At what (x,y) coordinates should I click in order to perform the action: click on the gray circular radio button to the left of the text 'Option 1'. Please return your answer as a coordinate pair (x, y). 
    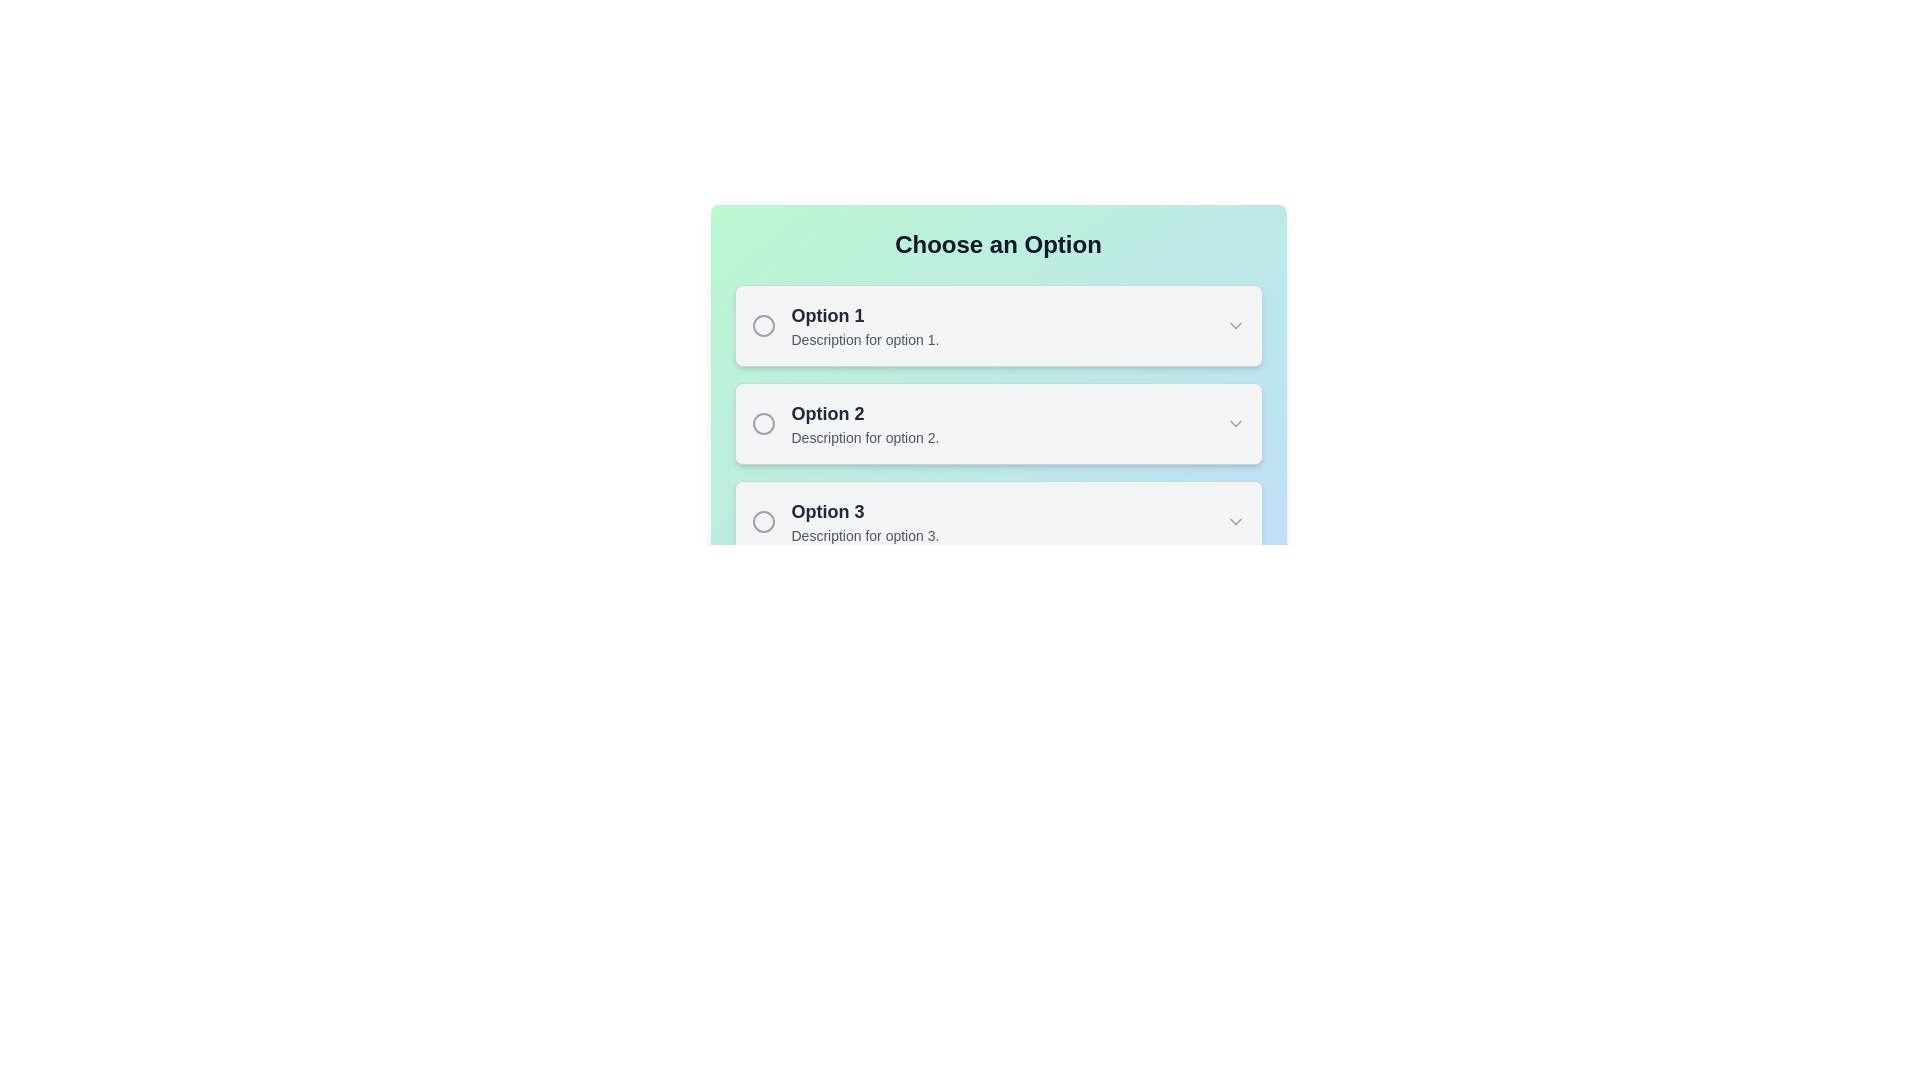
    Looking at the image, I should click on (762, 325).